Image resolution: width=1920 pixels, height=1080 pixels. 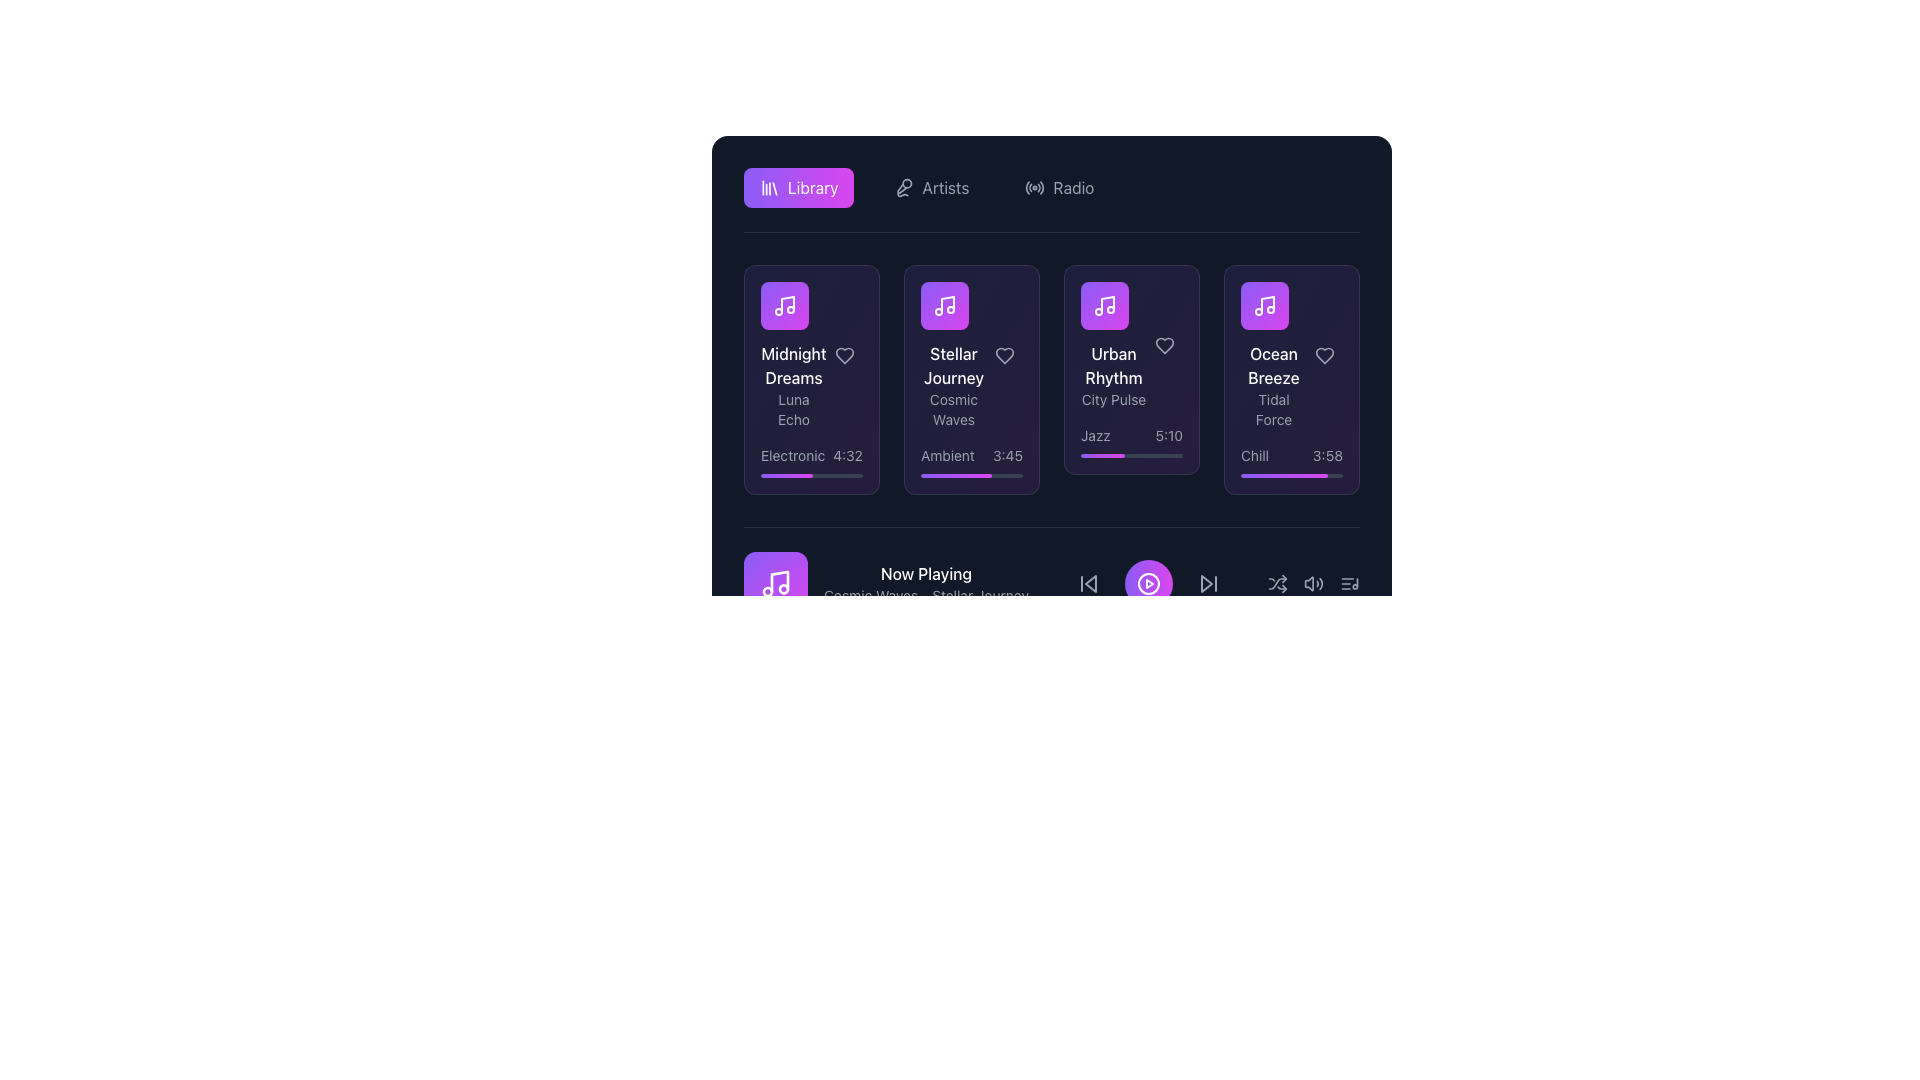 What do you see at coordinates (1324, 354) in the screenshot?
I see `the heart-shaped icon with a hollow center located in the top right corner of the 'Ocean Breeze' card` at bounding box center [1324, 354].